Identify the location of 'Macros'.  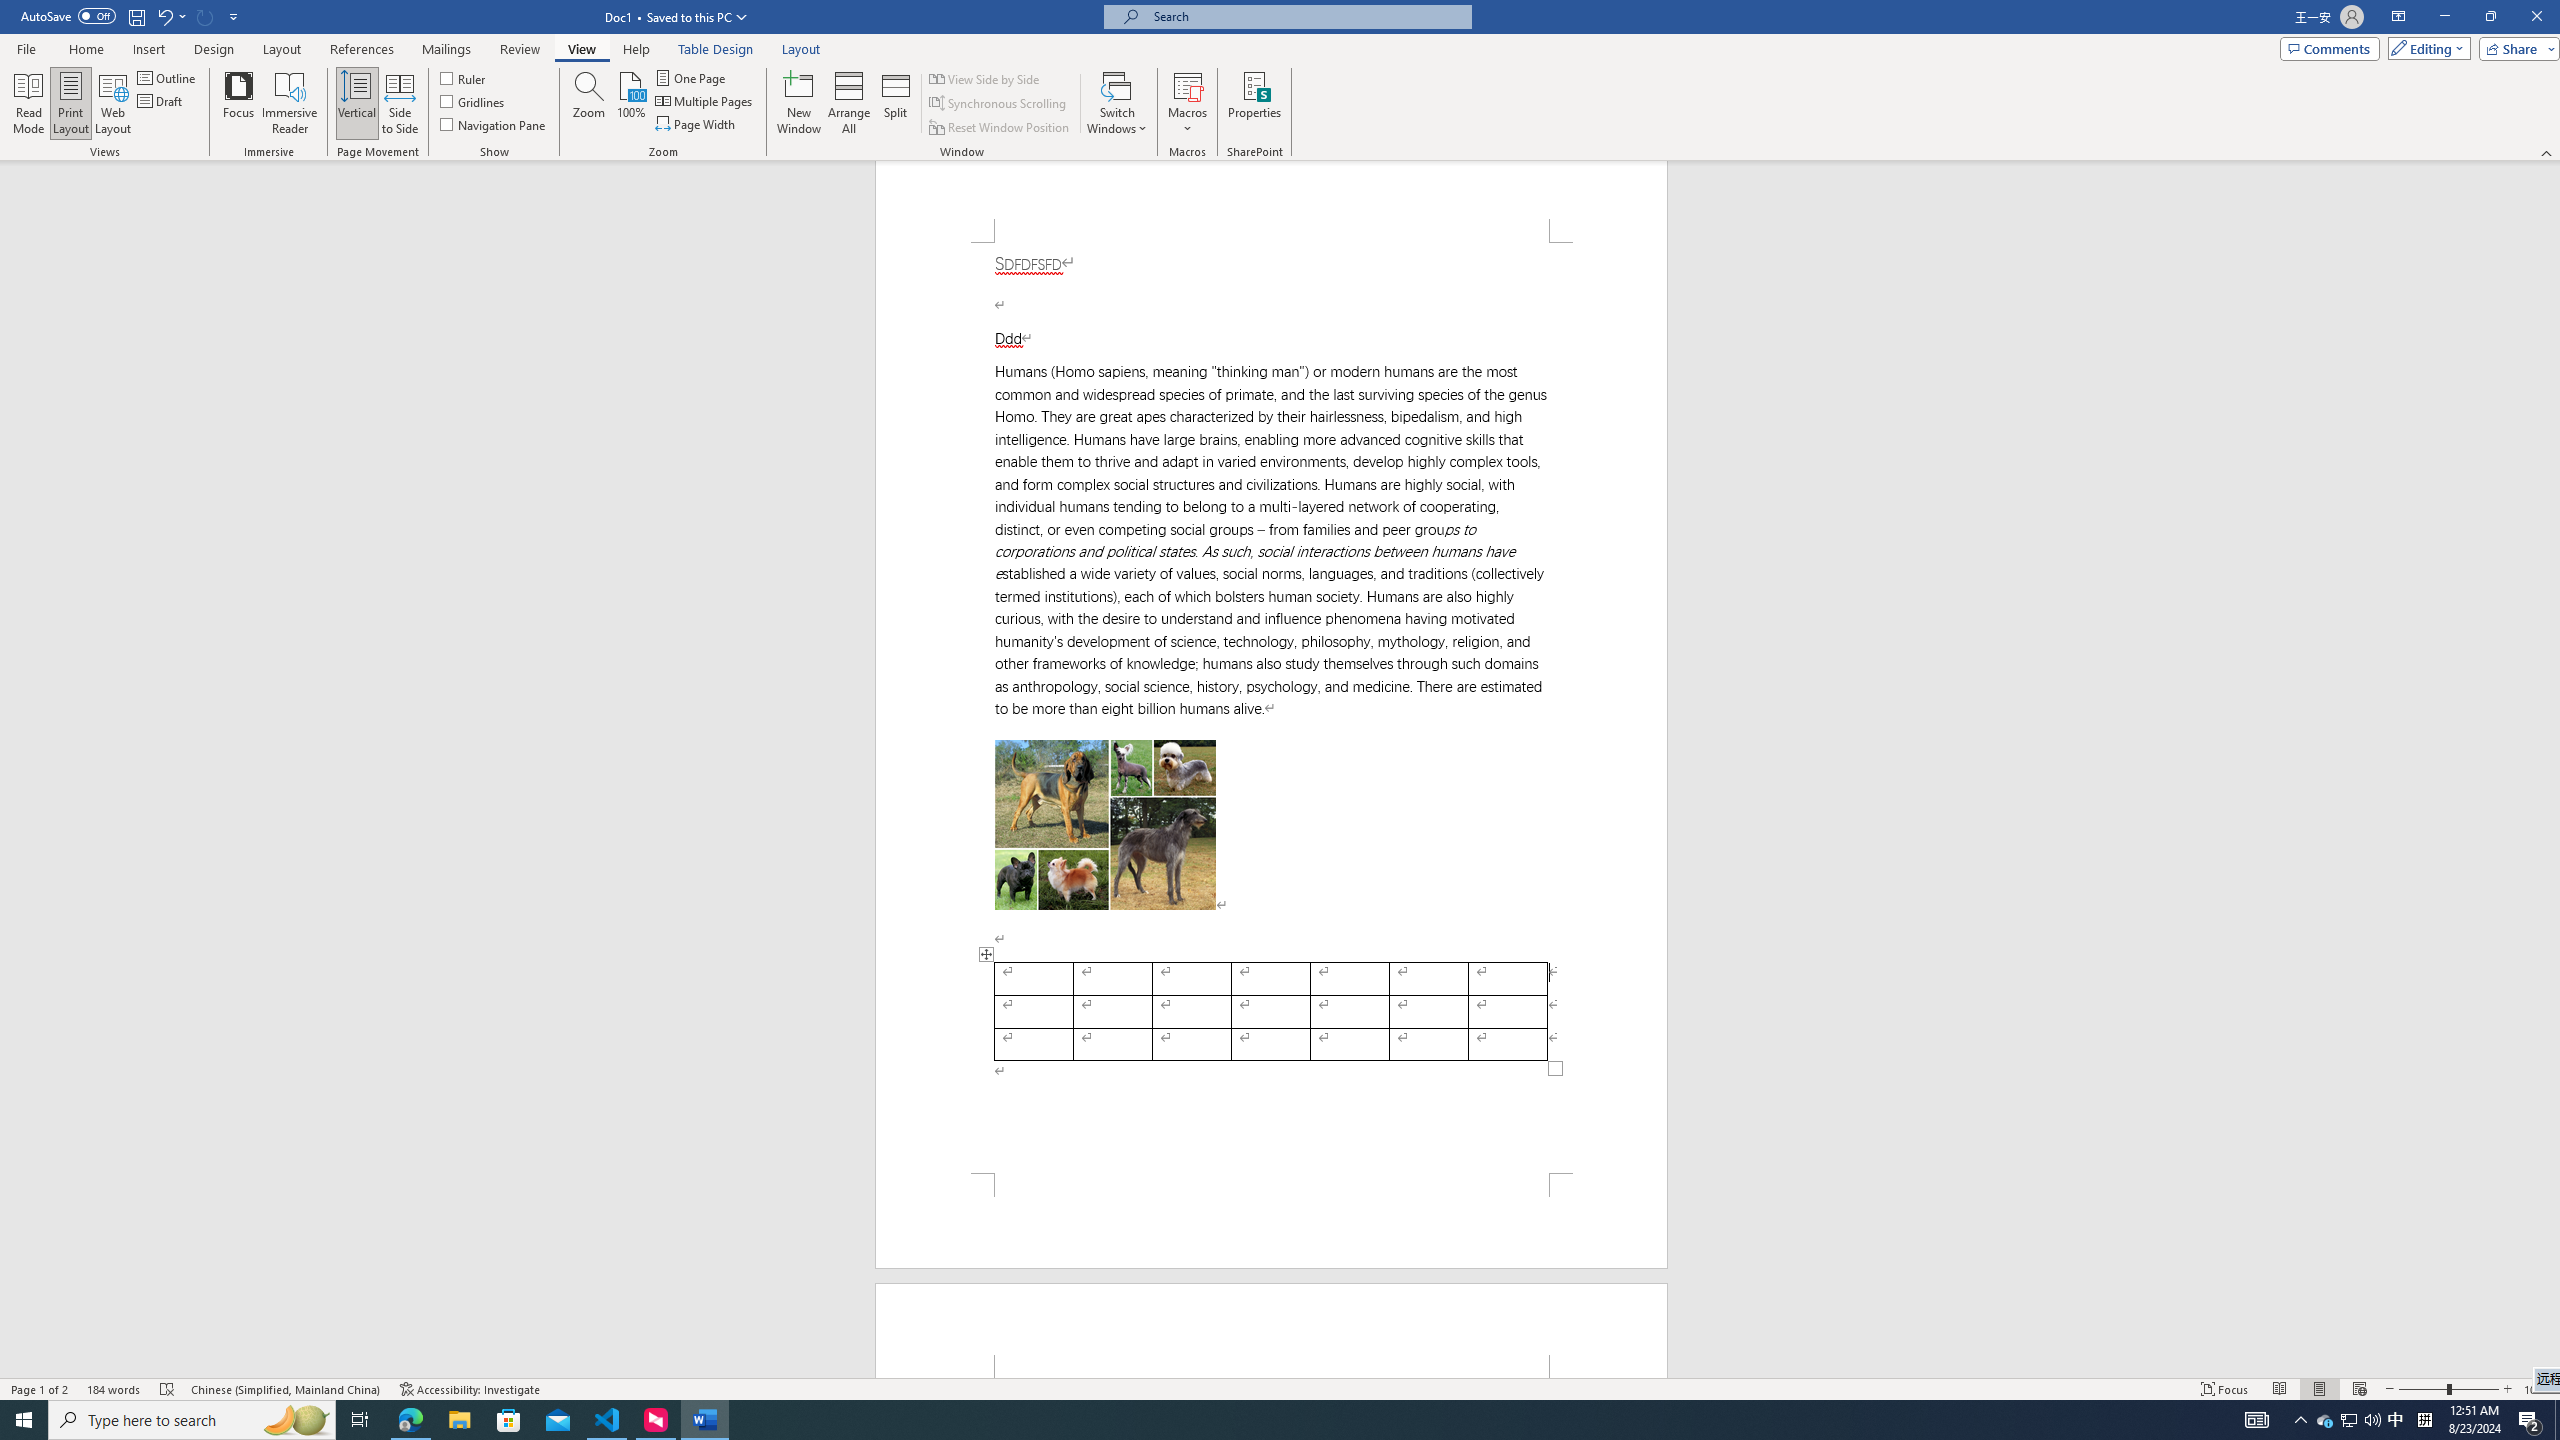
(1186, 103).